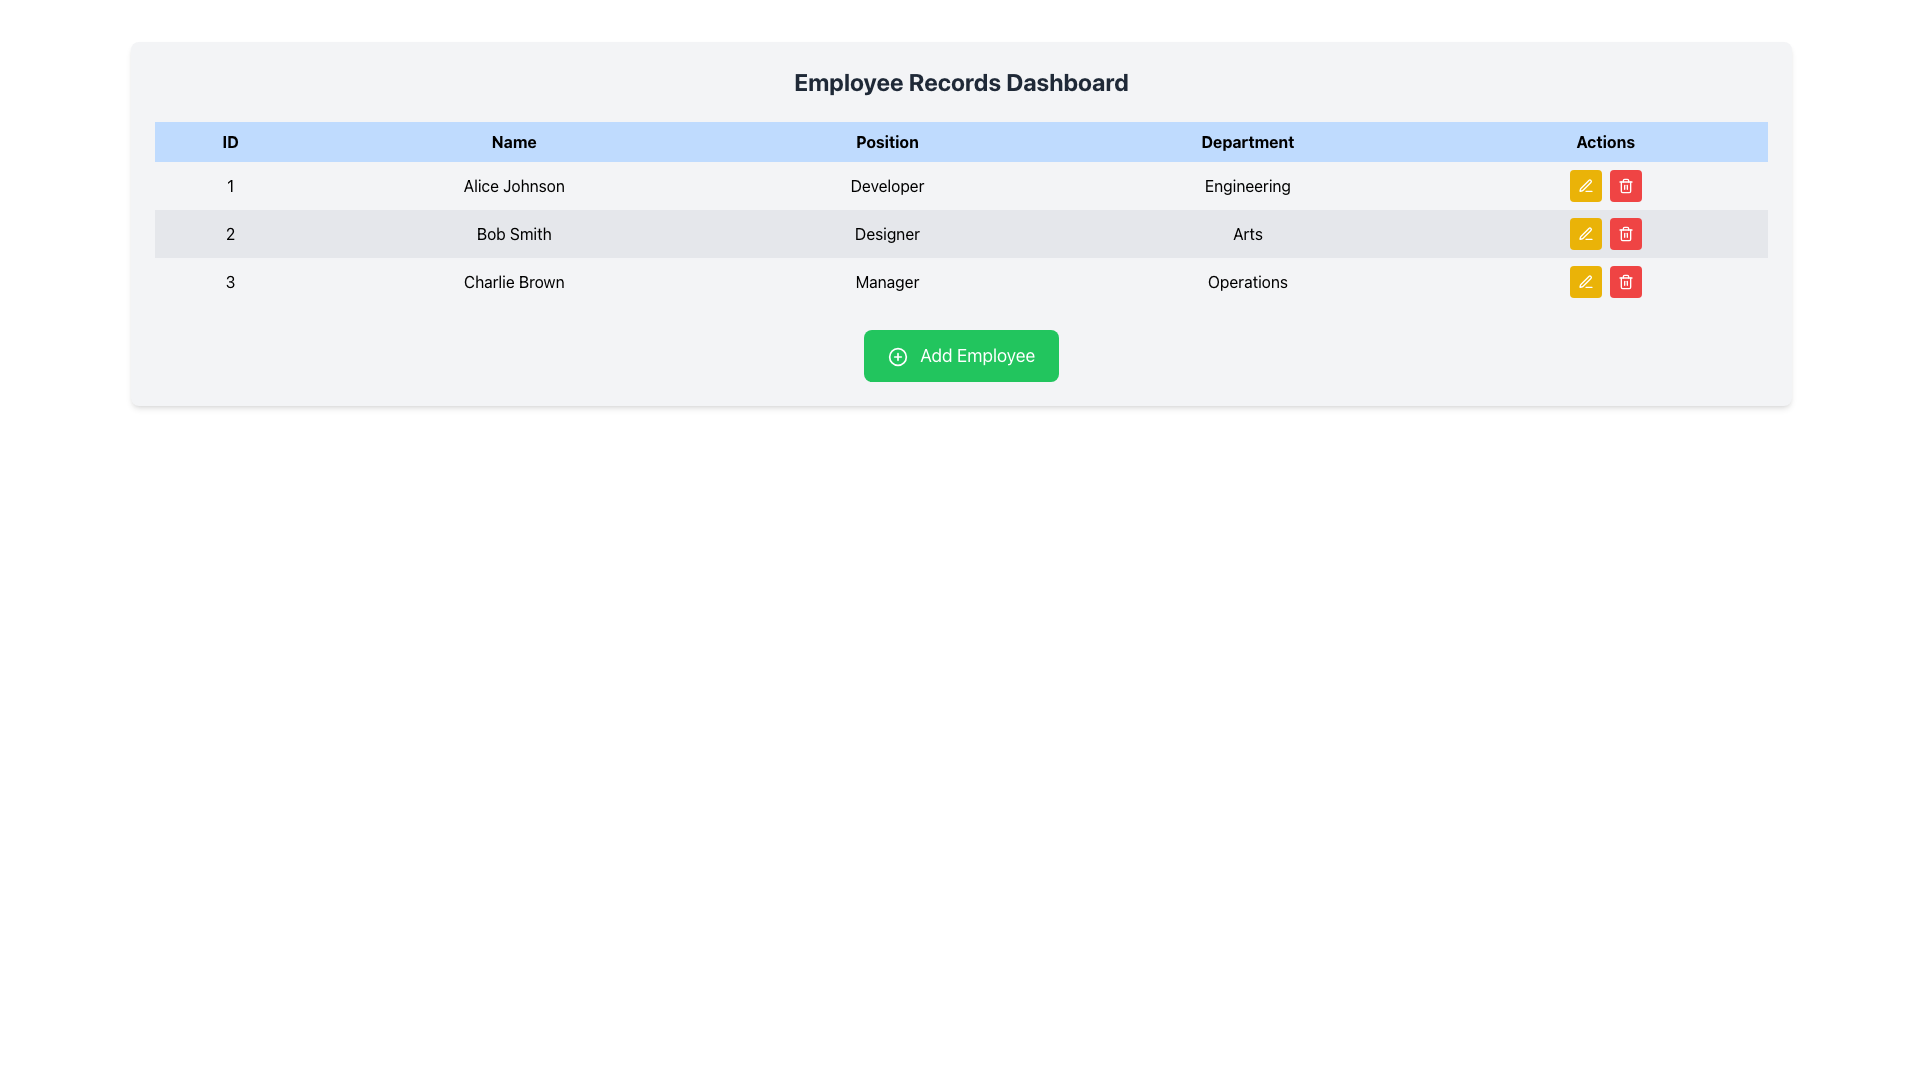  What do you see at coordinates (1247, 185) in the screenshot?
I see `on the static text label displaying the department for 'Alice Johnson' in the table` at bounding box center [1247, 185].